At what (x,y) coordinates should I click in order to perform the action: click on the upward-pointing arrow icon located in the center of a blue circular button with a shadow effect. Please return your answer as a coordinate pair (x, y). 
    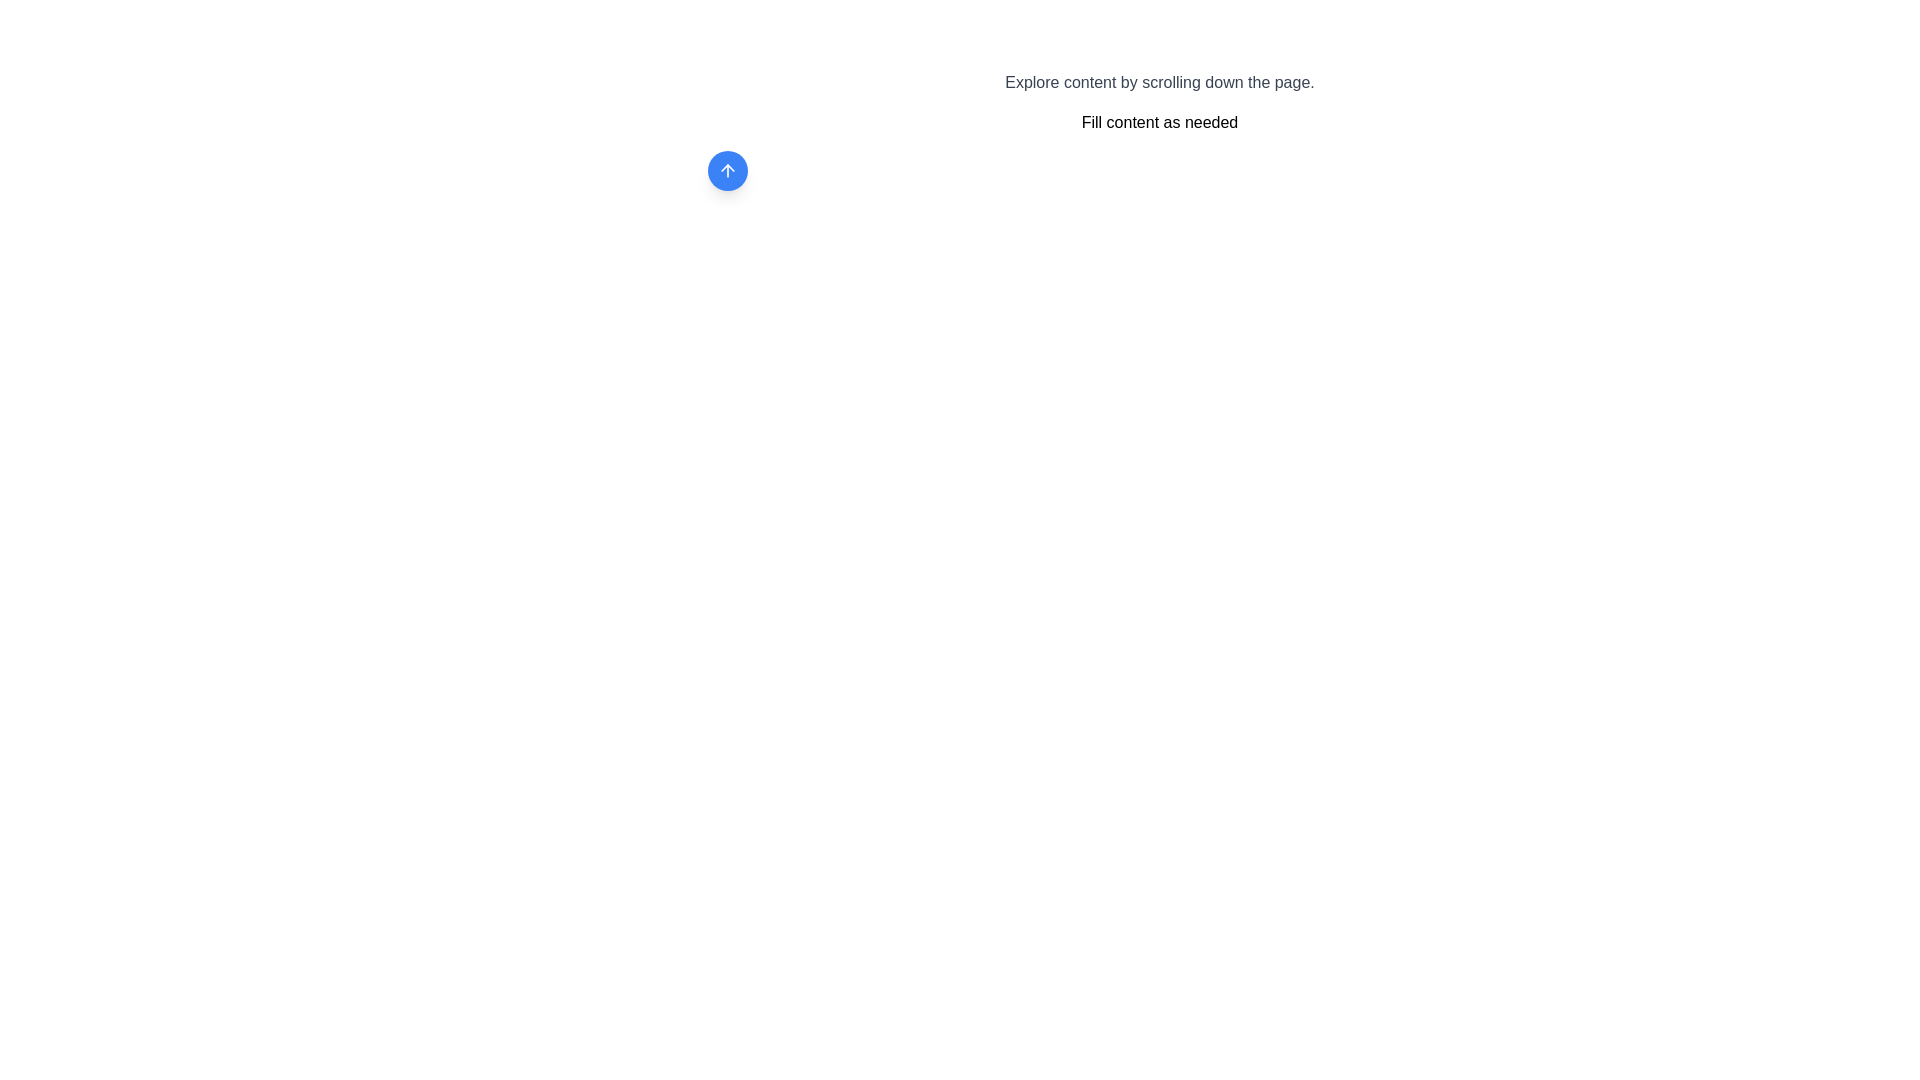
    Looking at the image, I should click on (727, 169).